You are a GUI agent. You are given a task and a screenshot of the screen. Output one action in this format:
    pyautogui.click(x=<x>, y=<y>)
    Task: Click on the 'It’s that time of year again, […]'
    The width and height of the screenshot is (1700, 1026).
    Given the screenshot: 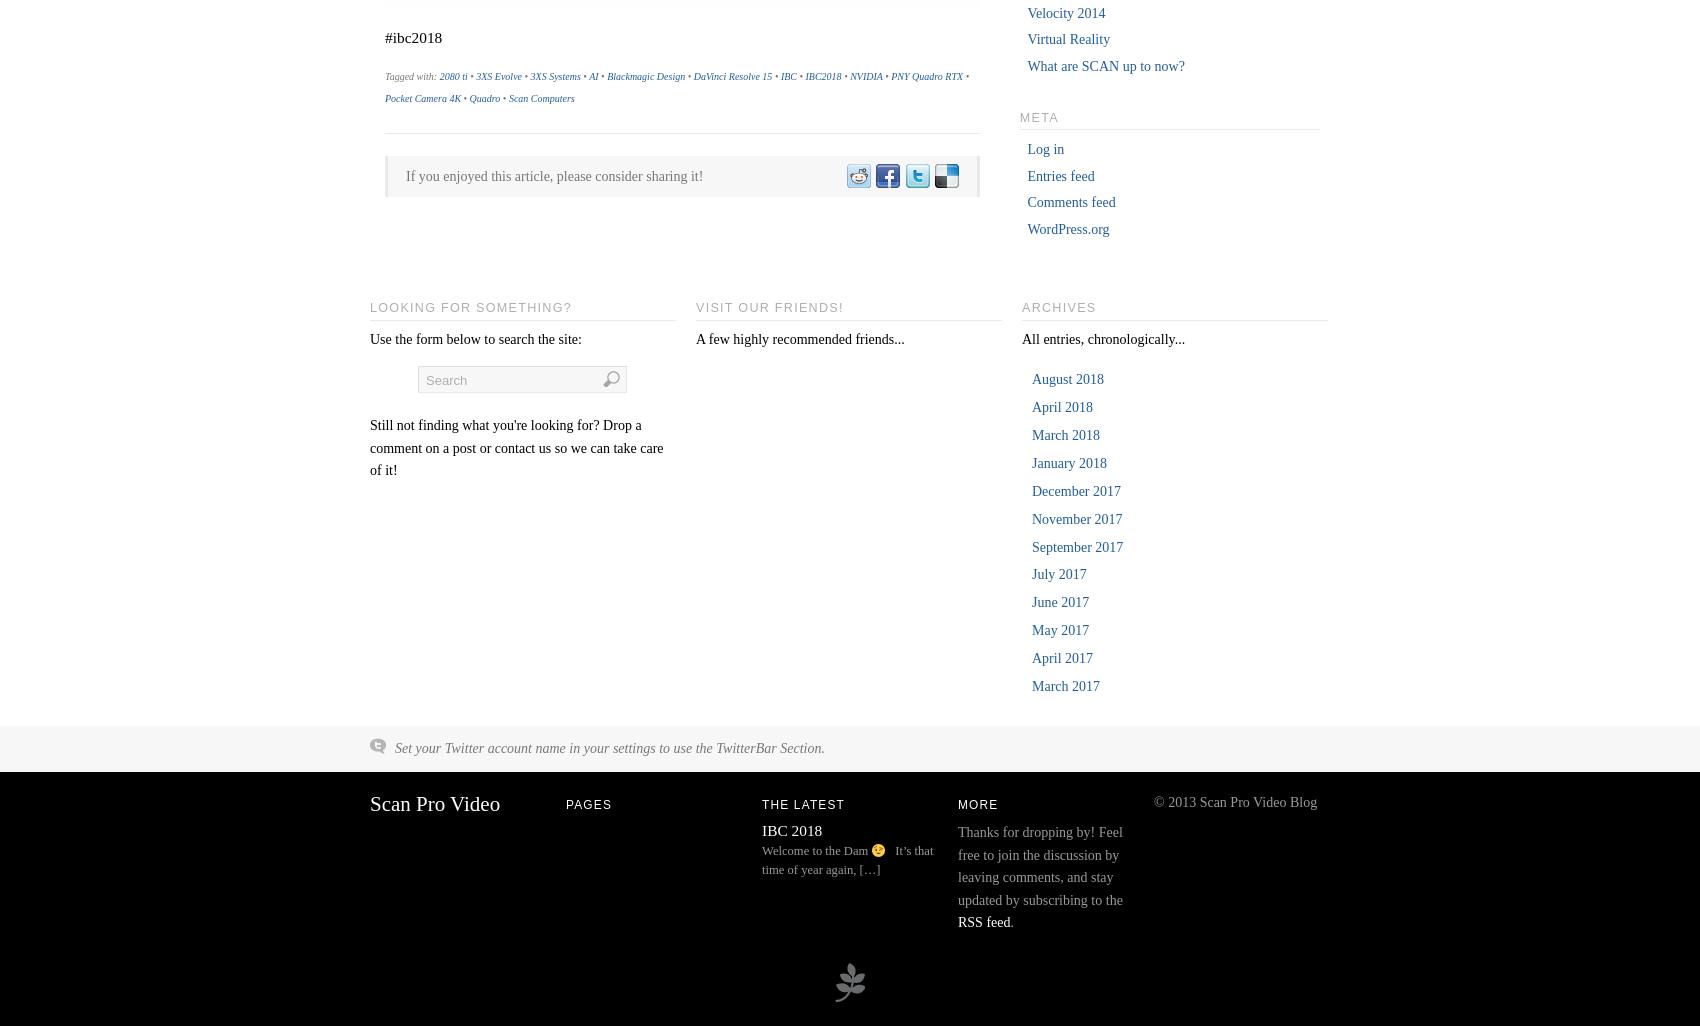 What is the action you would take?
    pyautogui.click(x=846, y=860)
    